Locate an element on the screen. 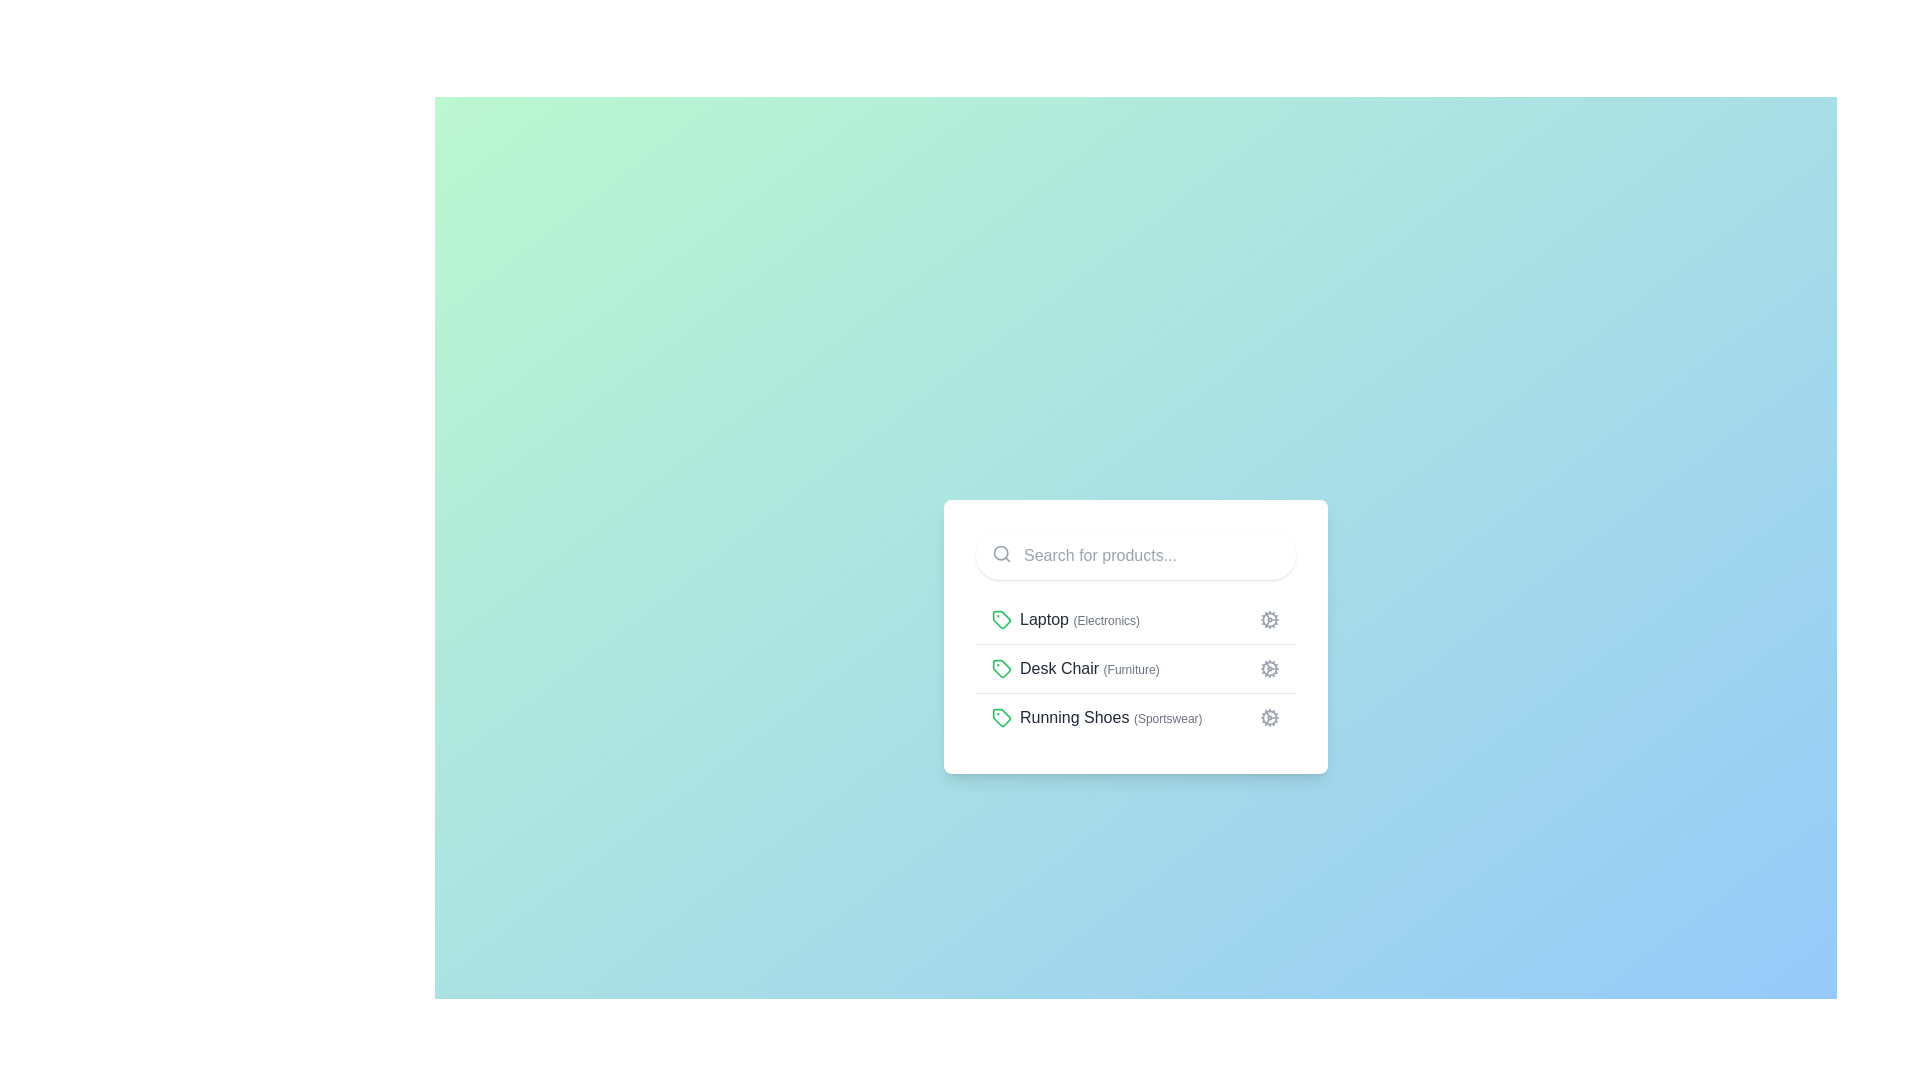 The width and height of the screenshot is (1920, 1080). the 'Laptop (Electronics)' text label element, which is the first item in a vertically stacked list and is aligned with a green tag icon on the left and a settings gear icon on the right is located at coordinates (1079, 619).